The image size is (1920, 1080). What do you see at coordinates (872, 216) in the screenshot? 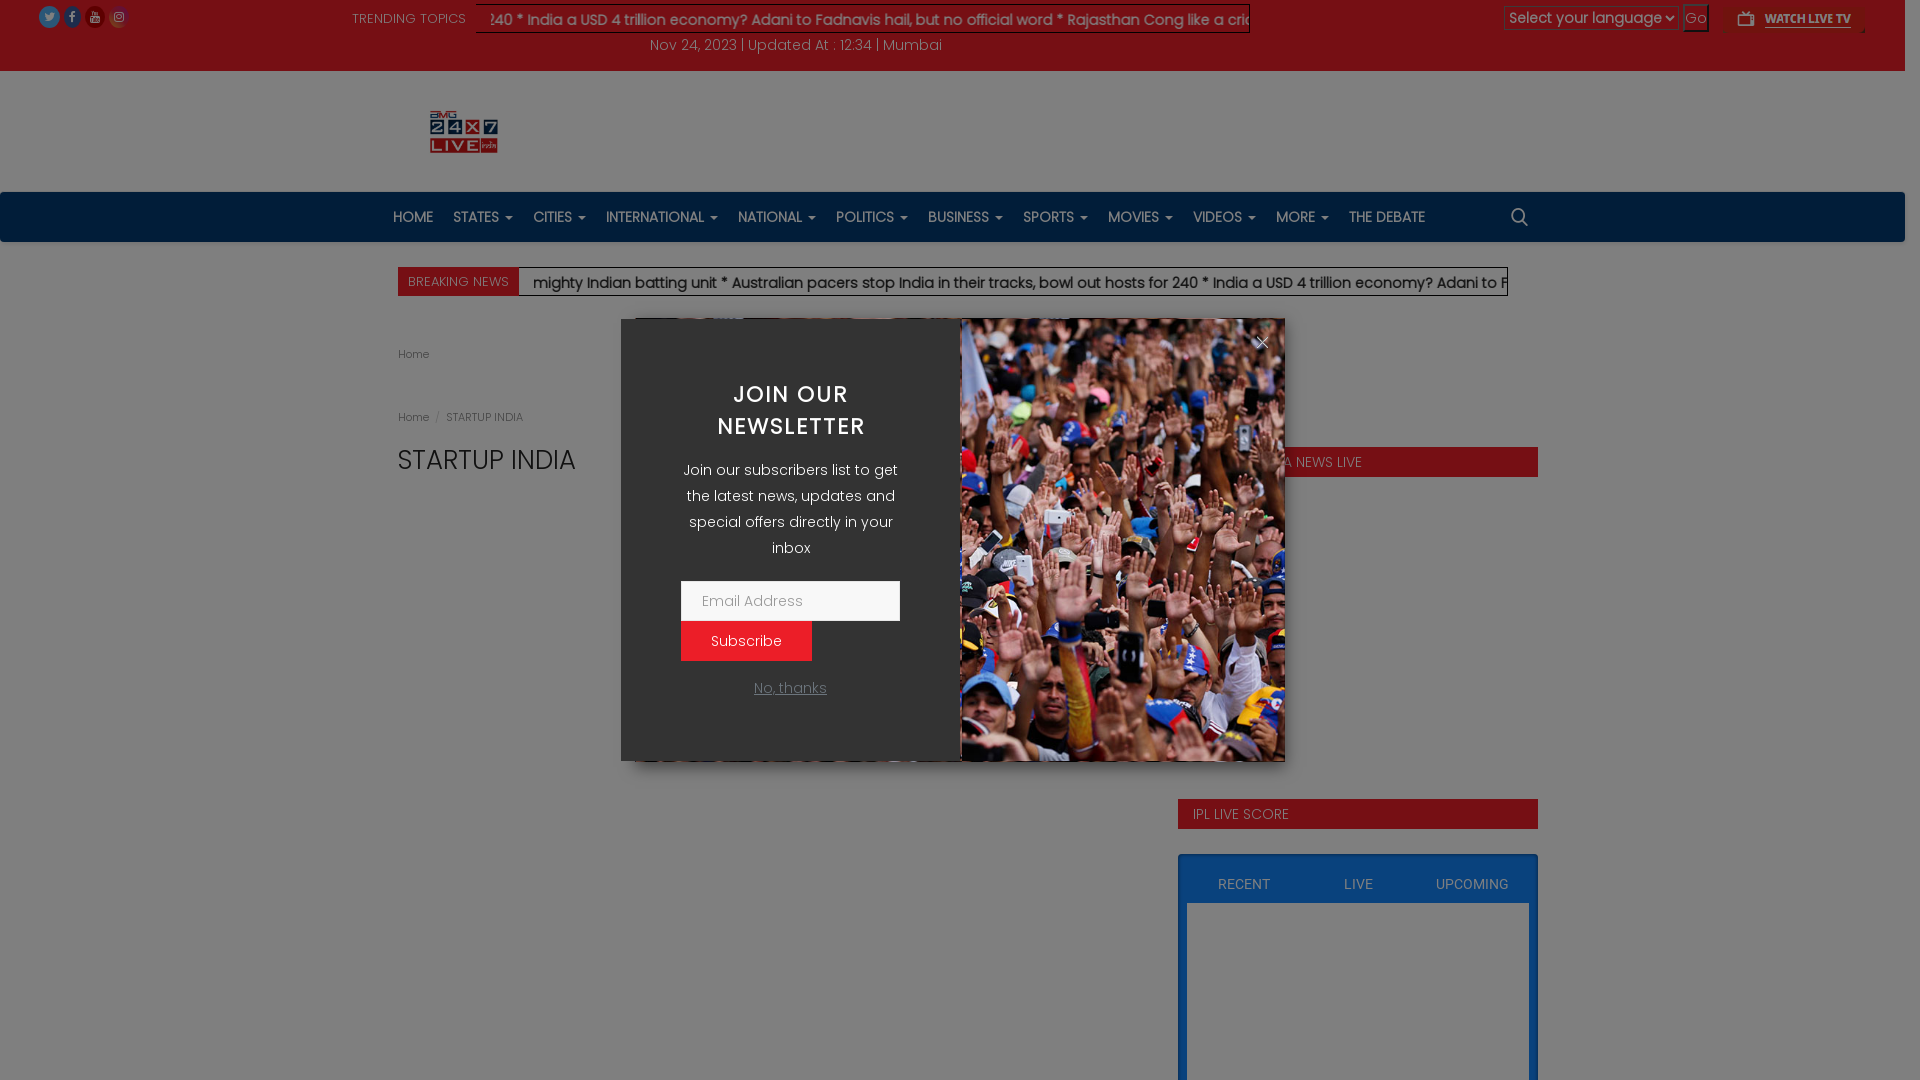
I see `'POLITICS'` at bounding box center [872, 216].